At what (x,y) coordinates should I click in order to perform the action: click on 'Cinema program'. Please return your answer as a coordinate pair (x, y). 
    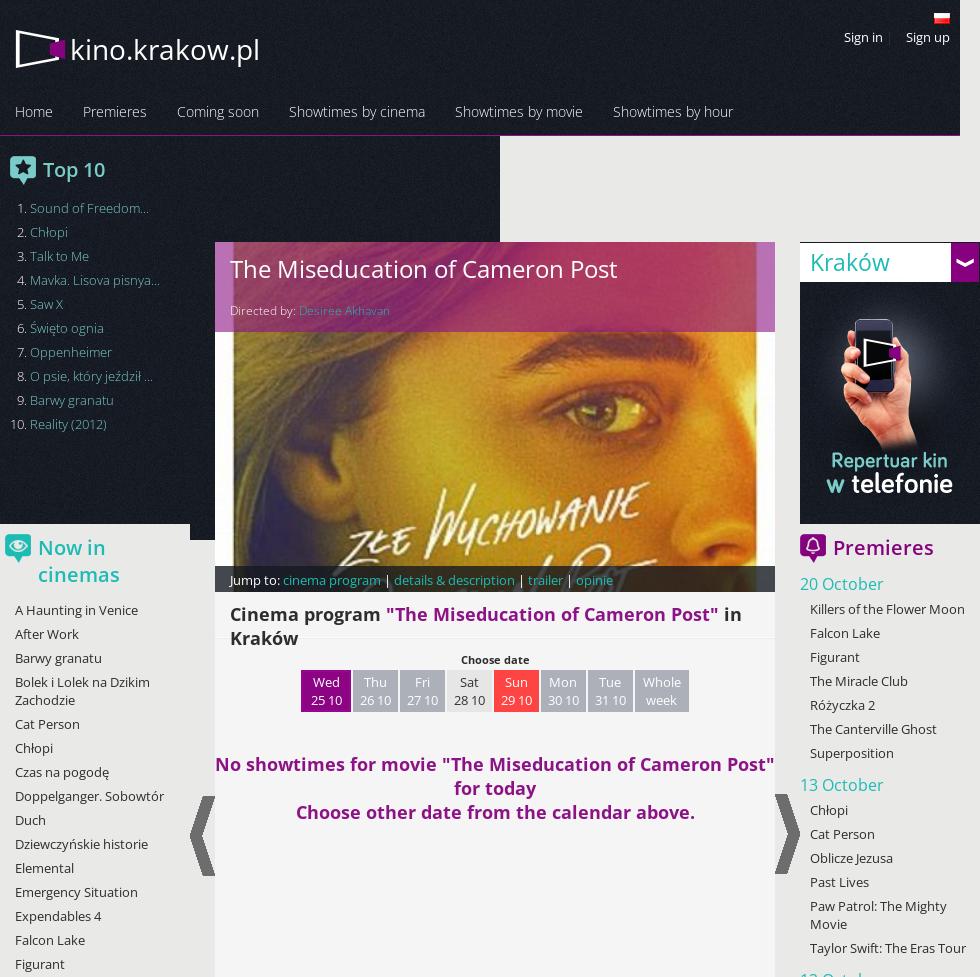
    Looking at the image, I should click on (308, 613).